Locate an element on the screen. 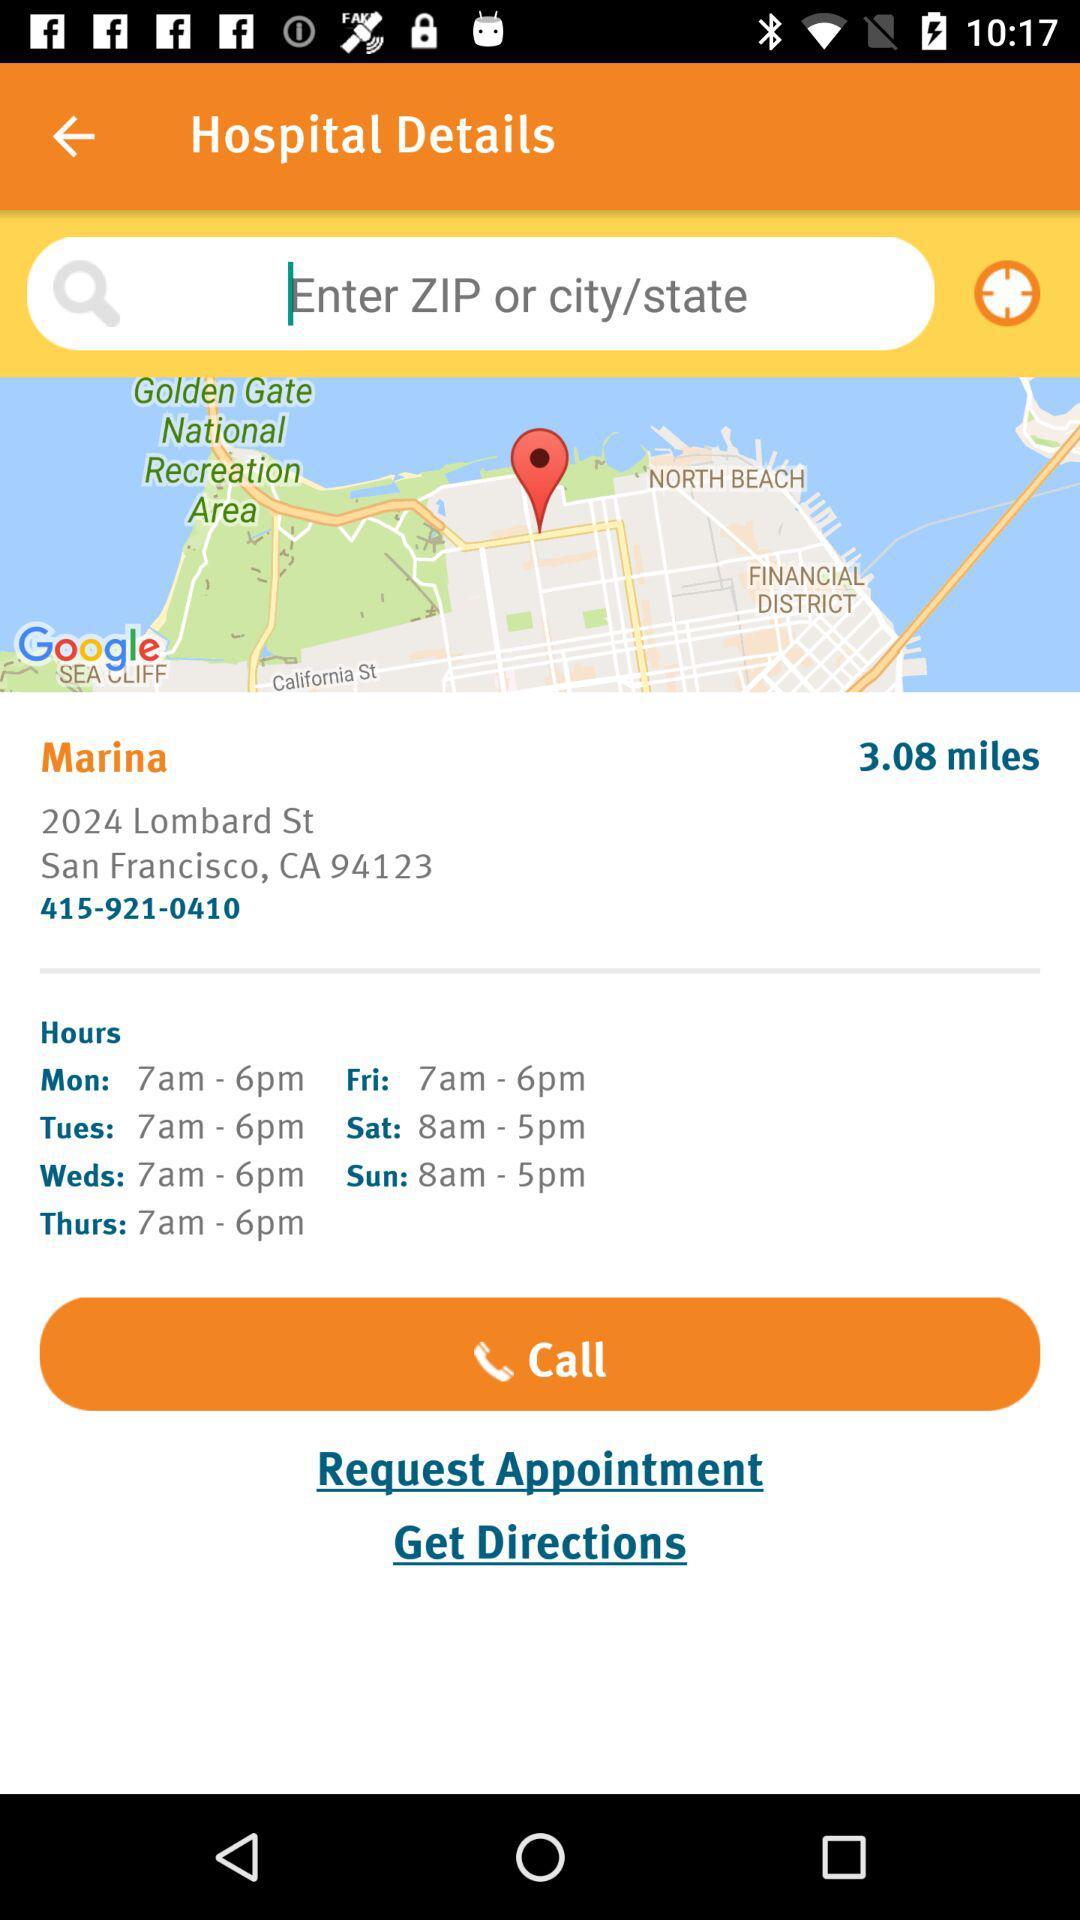 The image size is (1080, 1920). icon below the call item is located at coordinates (540, 1469).